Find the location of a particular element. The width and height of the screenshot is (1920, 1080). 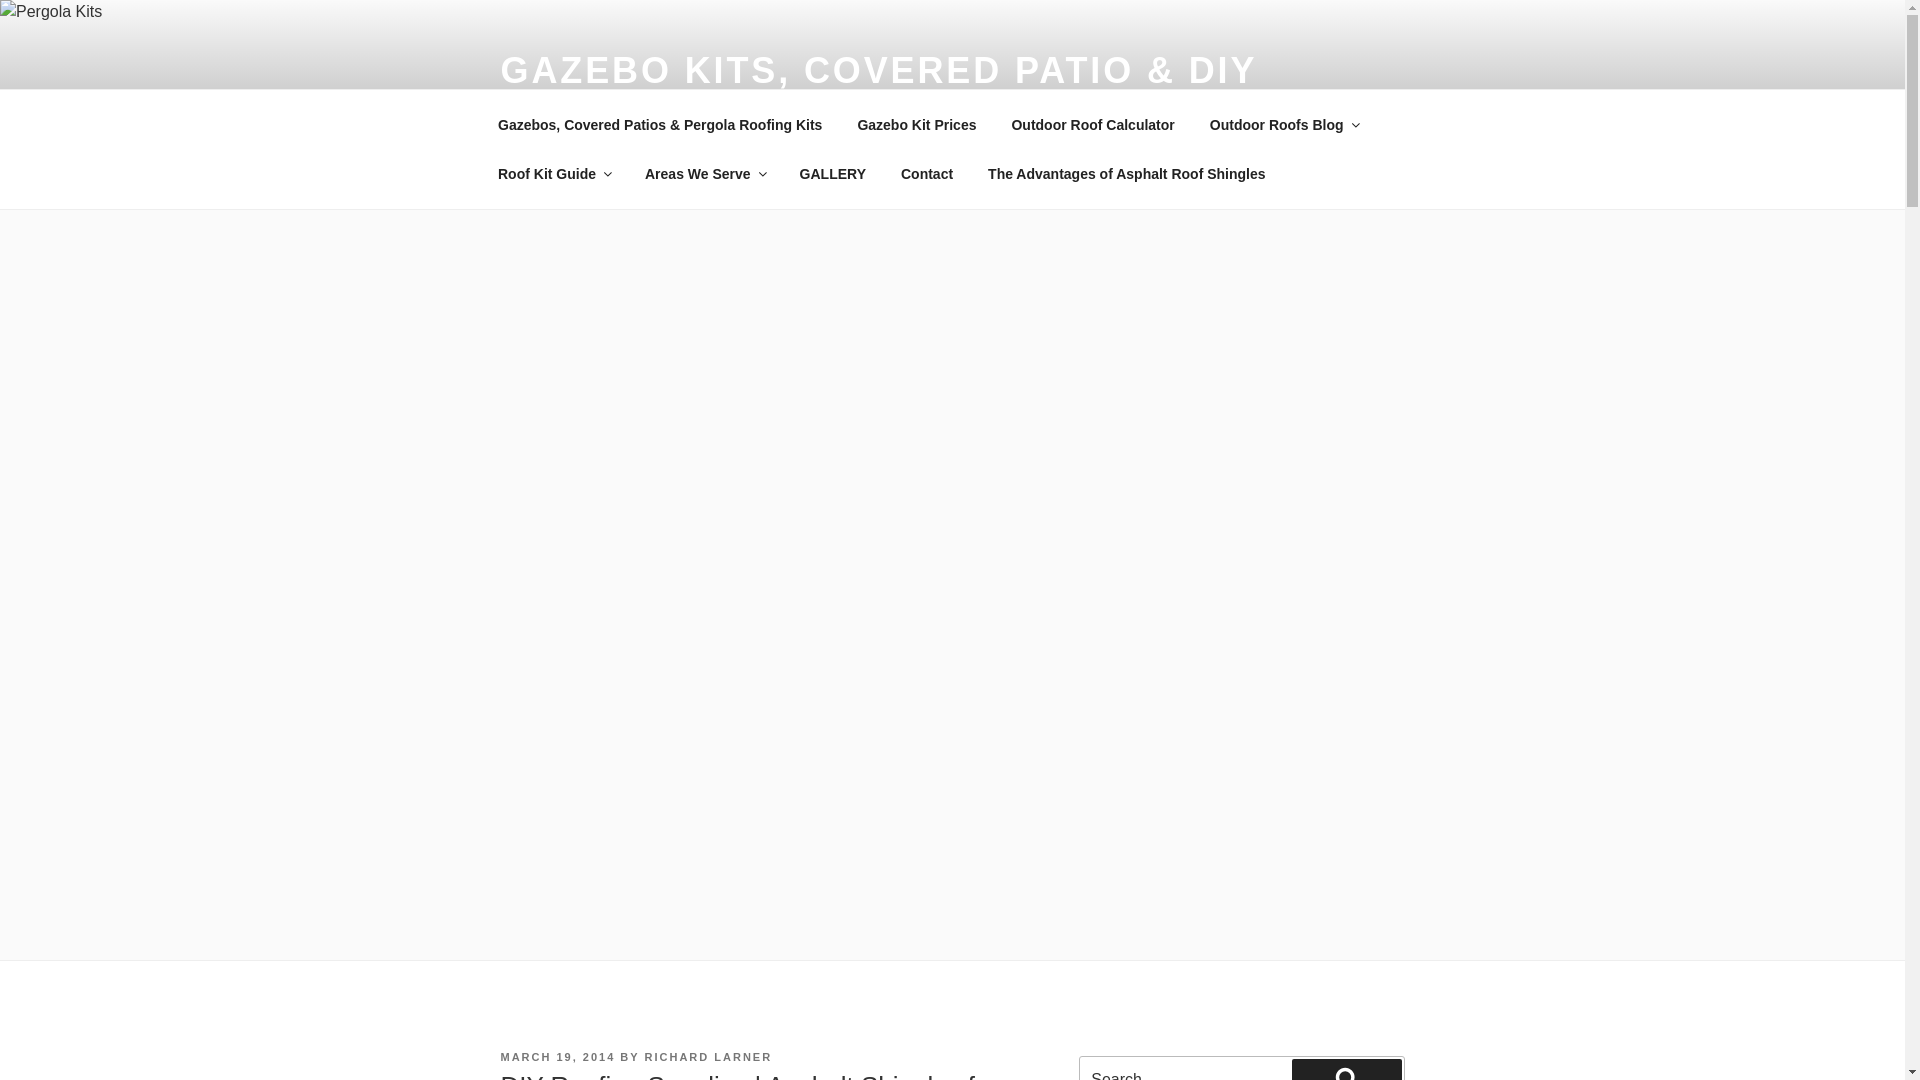

'RICHARD LARNER' is located at coordinates (709, 1055).